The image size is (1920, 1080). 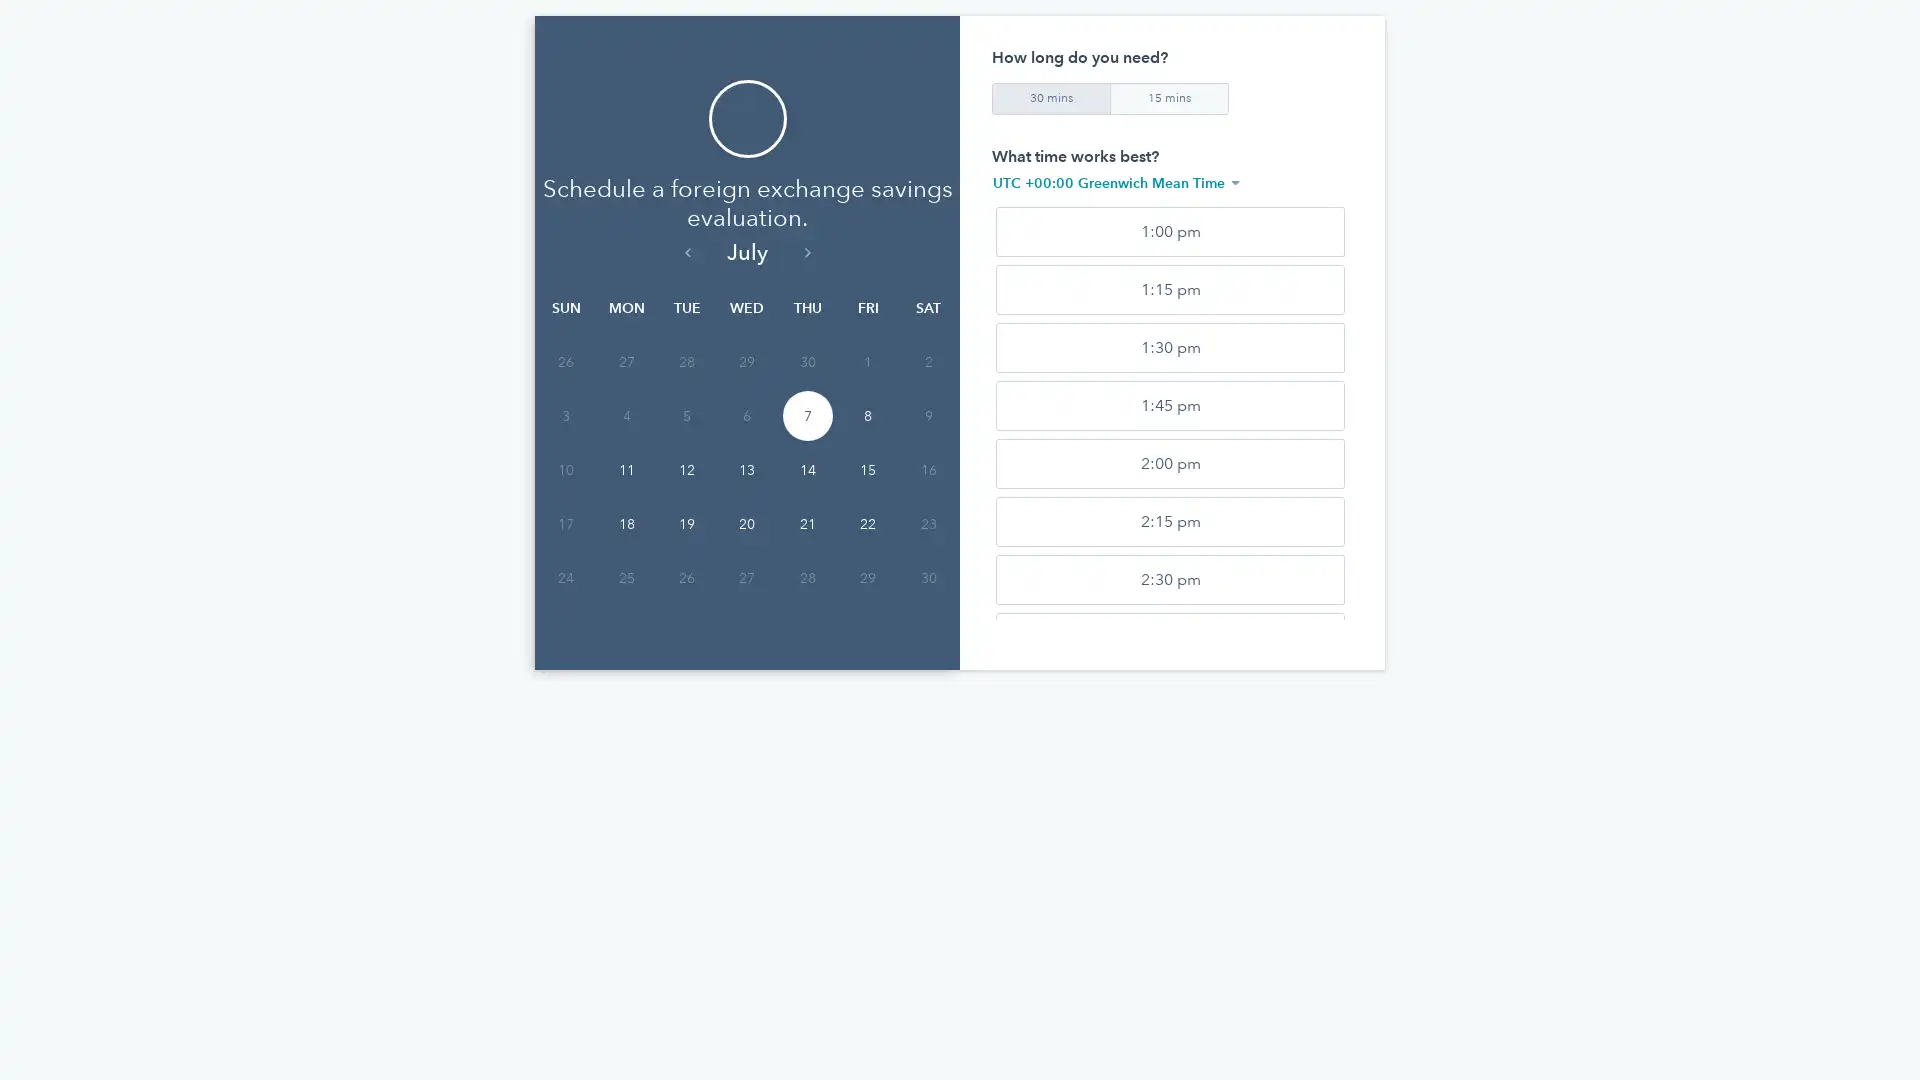 I want to click on July 4th, so click(x=624, y=415).